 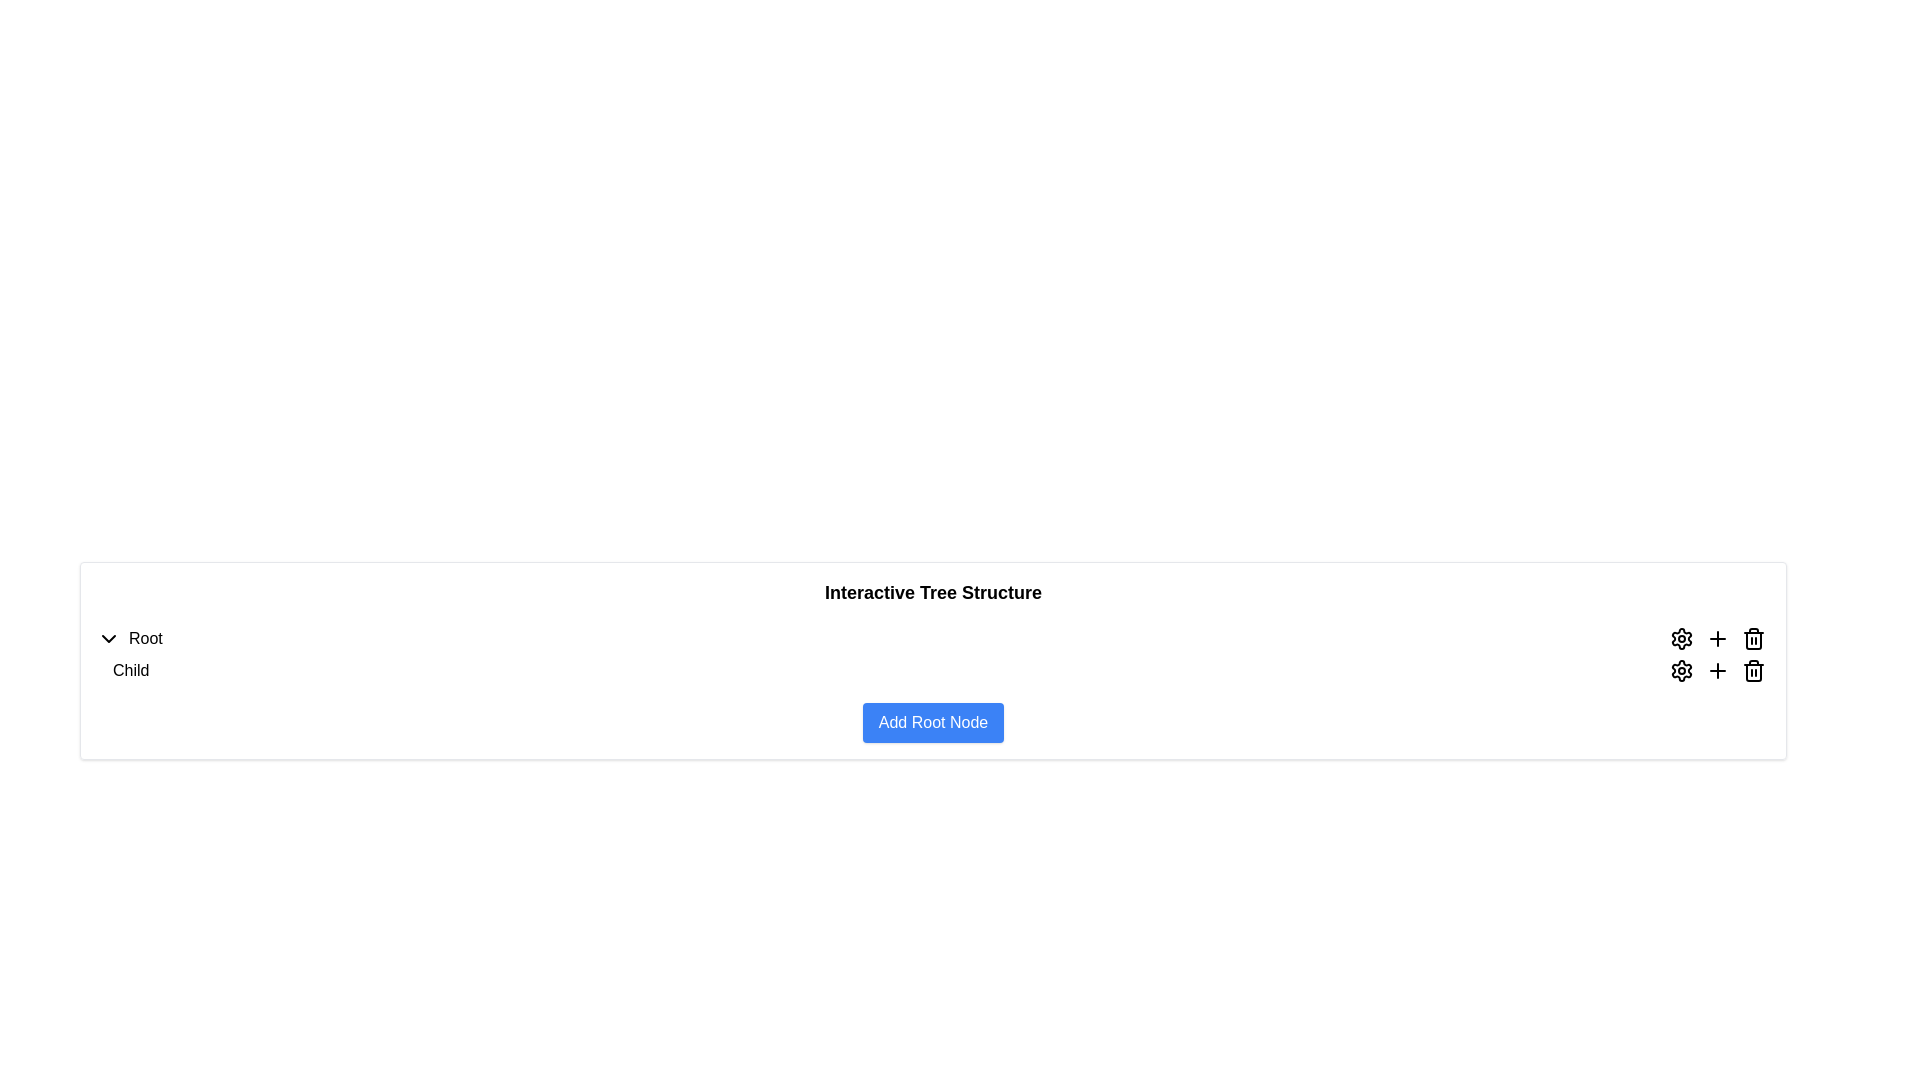 What do you see at coordinates (1752, 671) in the screenshot?
I see `the trash can icon located` at bounding box center [1752, 671].